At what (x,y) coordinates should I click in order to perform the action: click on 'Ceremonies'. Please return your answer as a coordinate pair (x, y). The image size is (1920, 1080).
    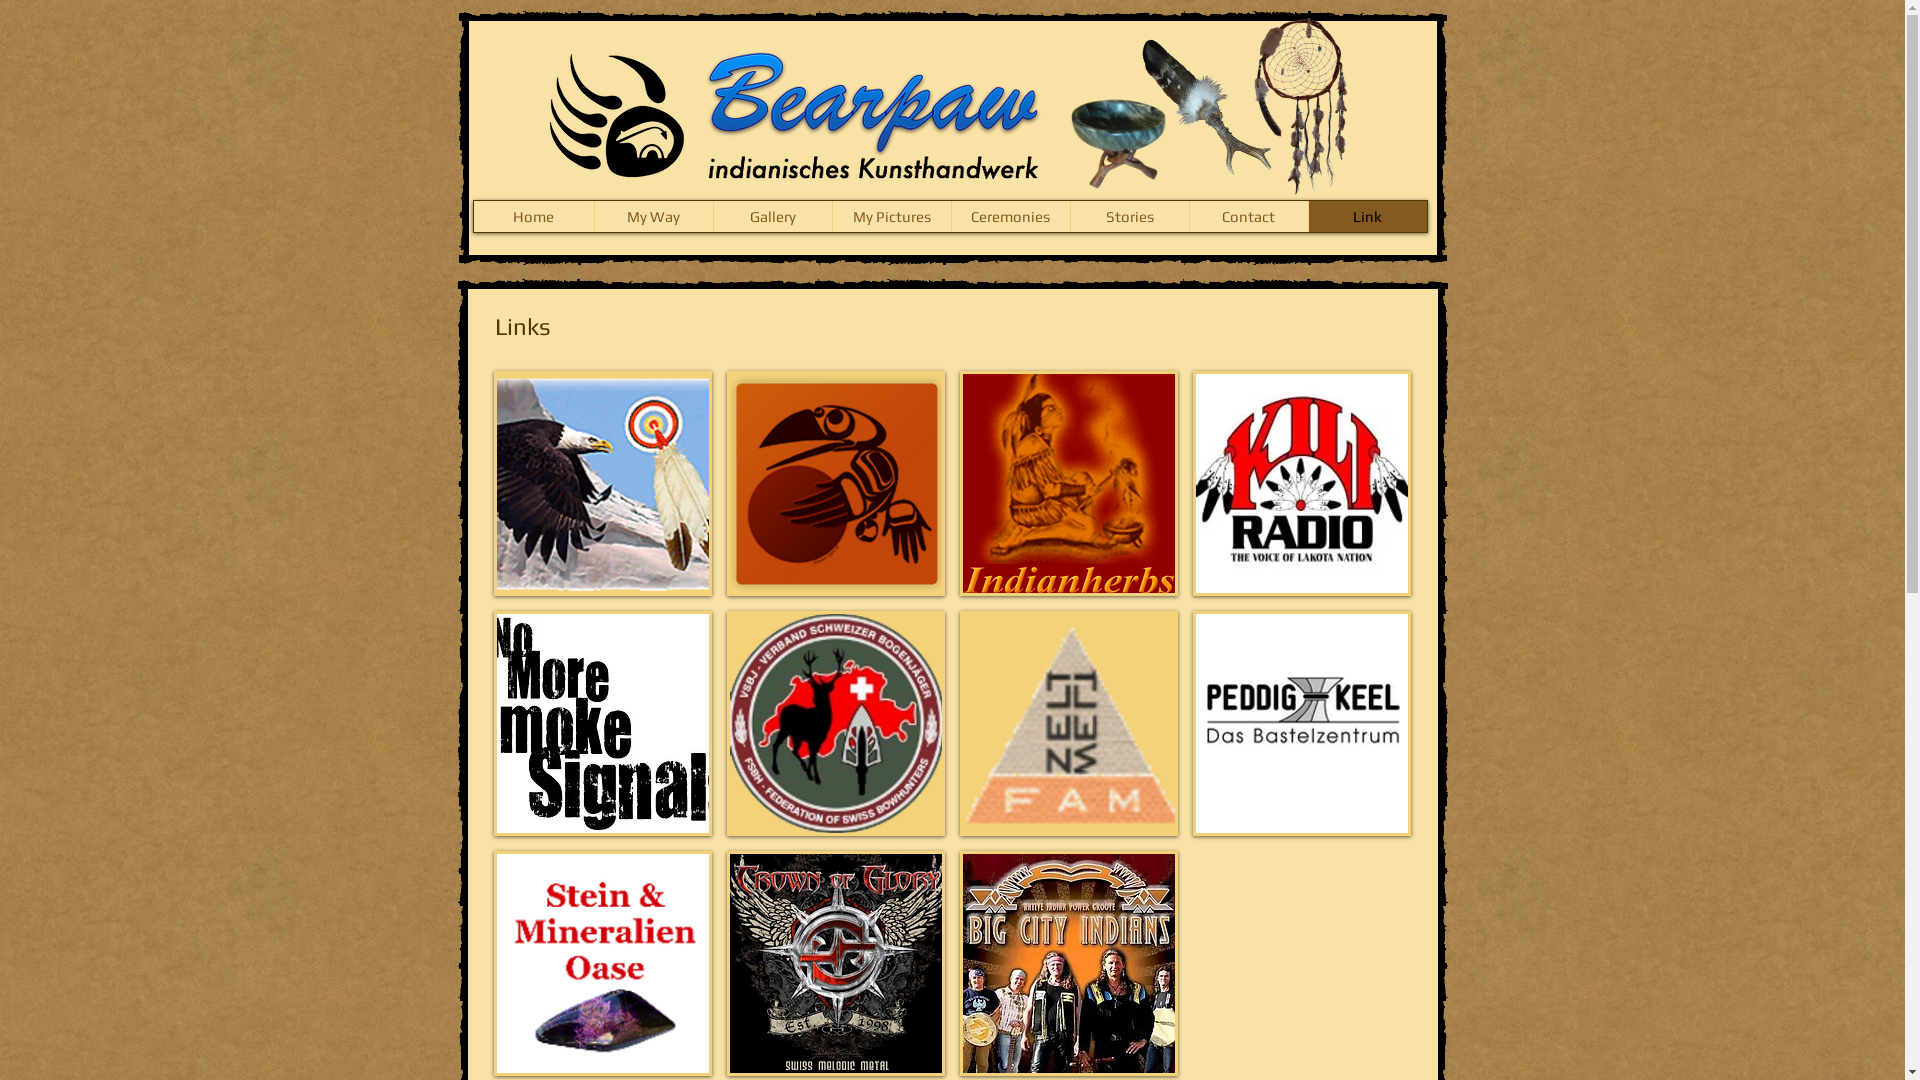
    Looking at the image, I should click on (949, 216).